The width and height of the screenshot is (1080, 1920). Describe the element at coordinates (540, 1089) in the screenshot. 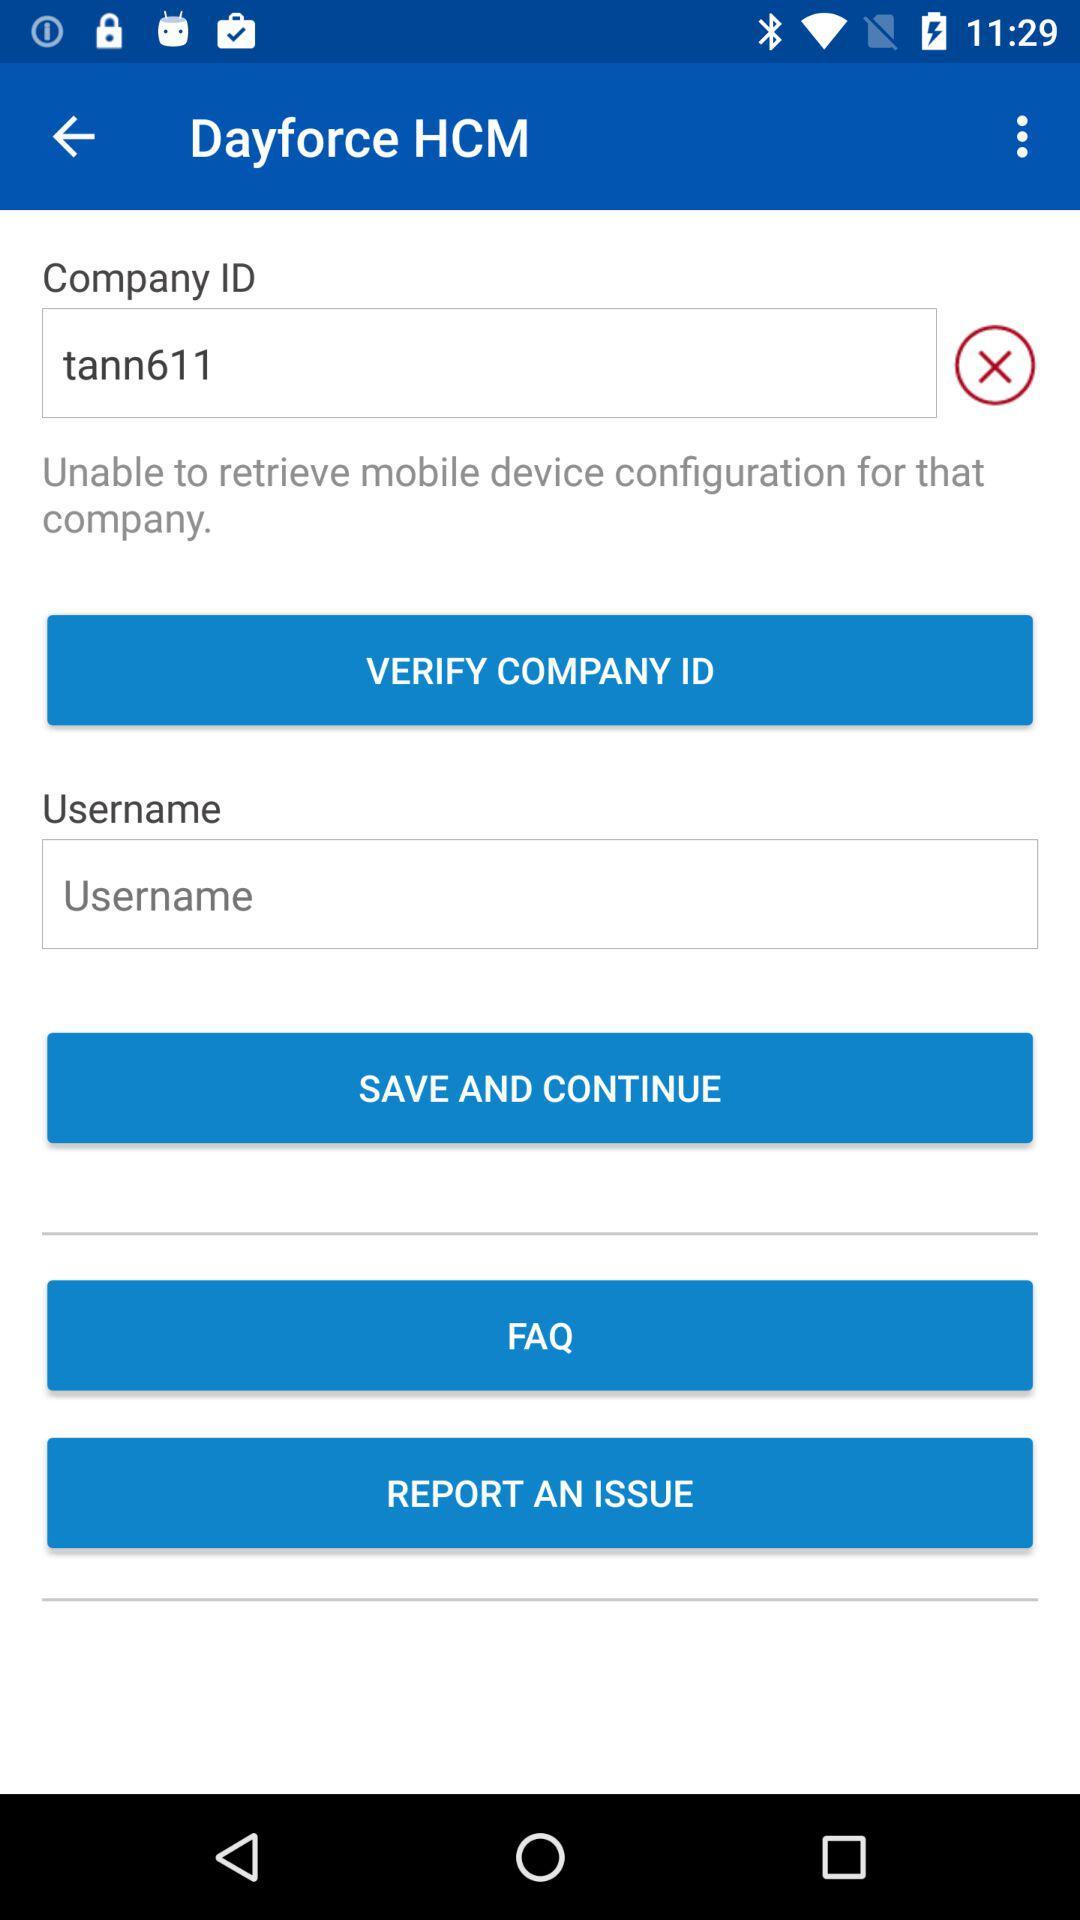

I see `save and continue item` at that location.